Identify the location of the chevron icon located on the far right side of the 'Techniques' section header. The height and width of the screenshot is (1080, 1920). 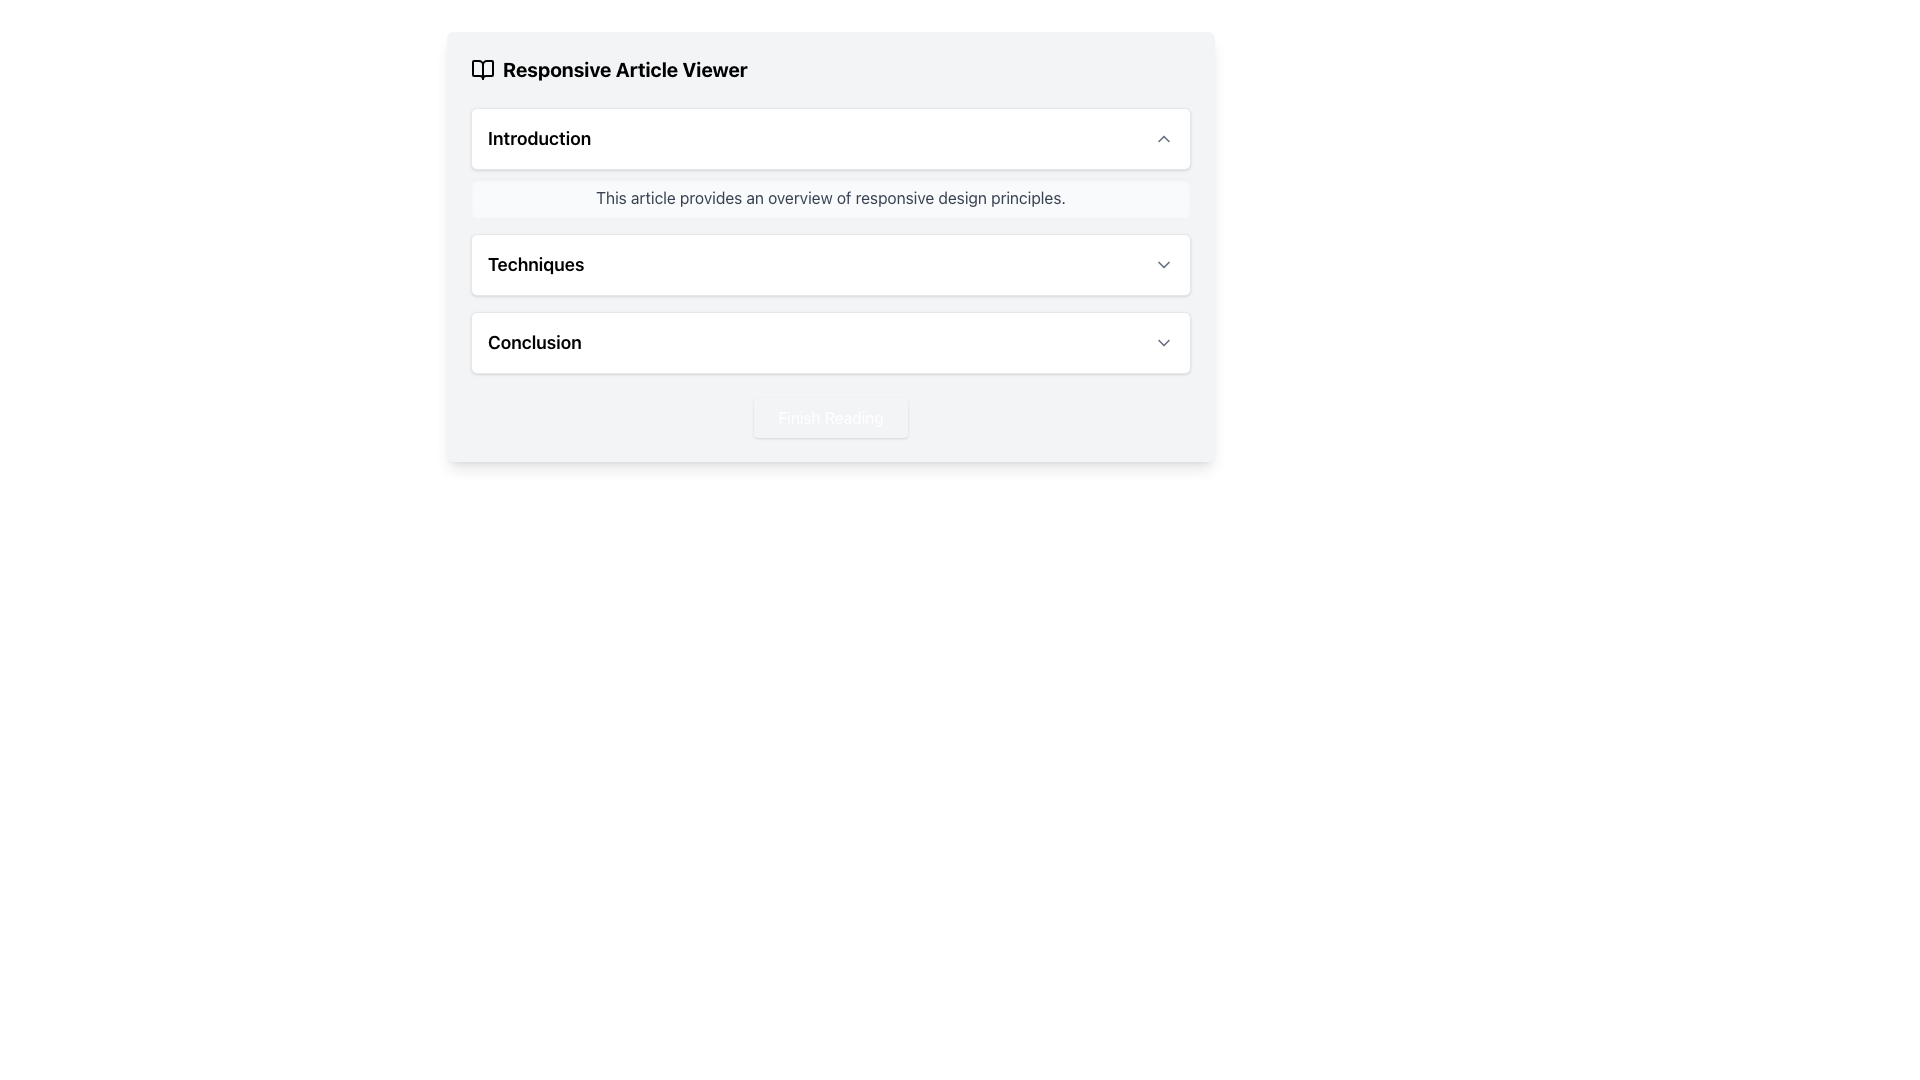
(1163, 264).